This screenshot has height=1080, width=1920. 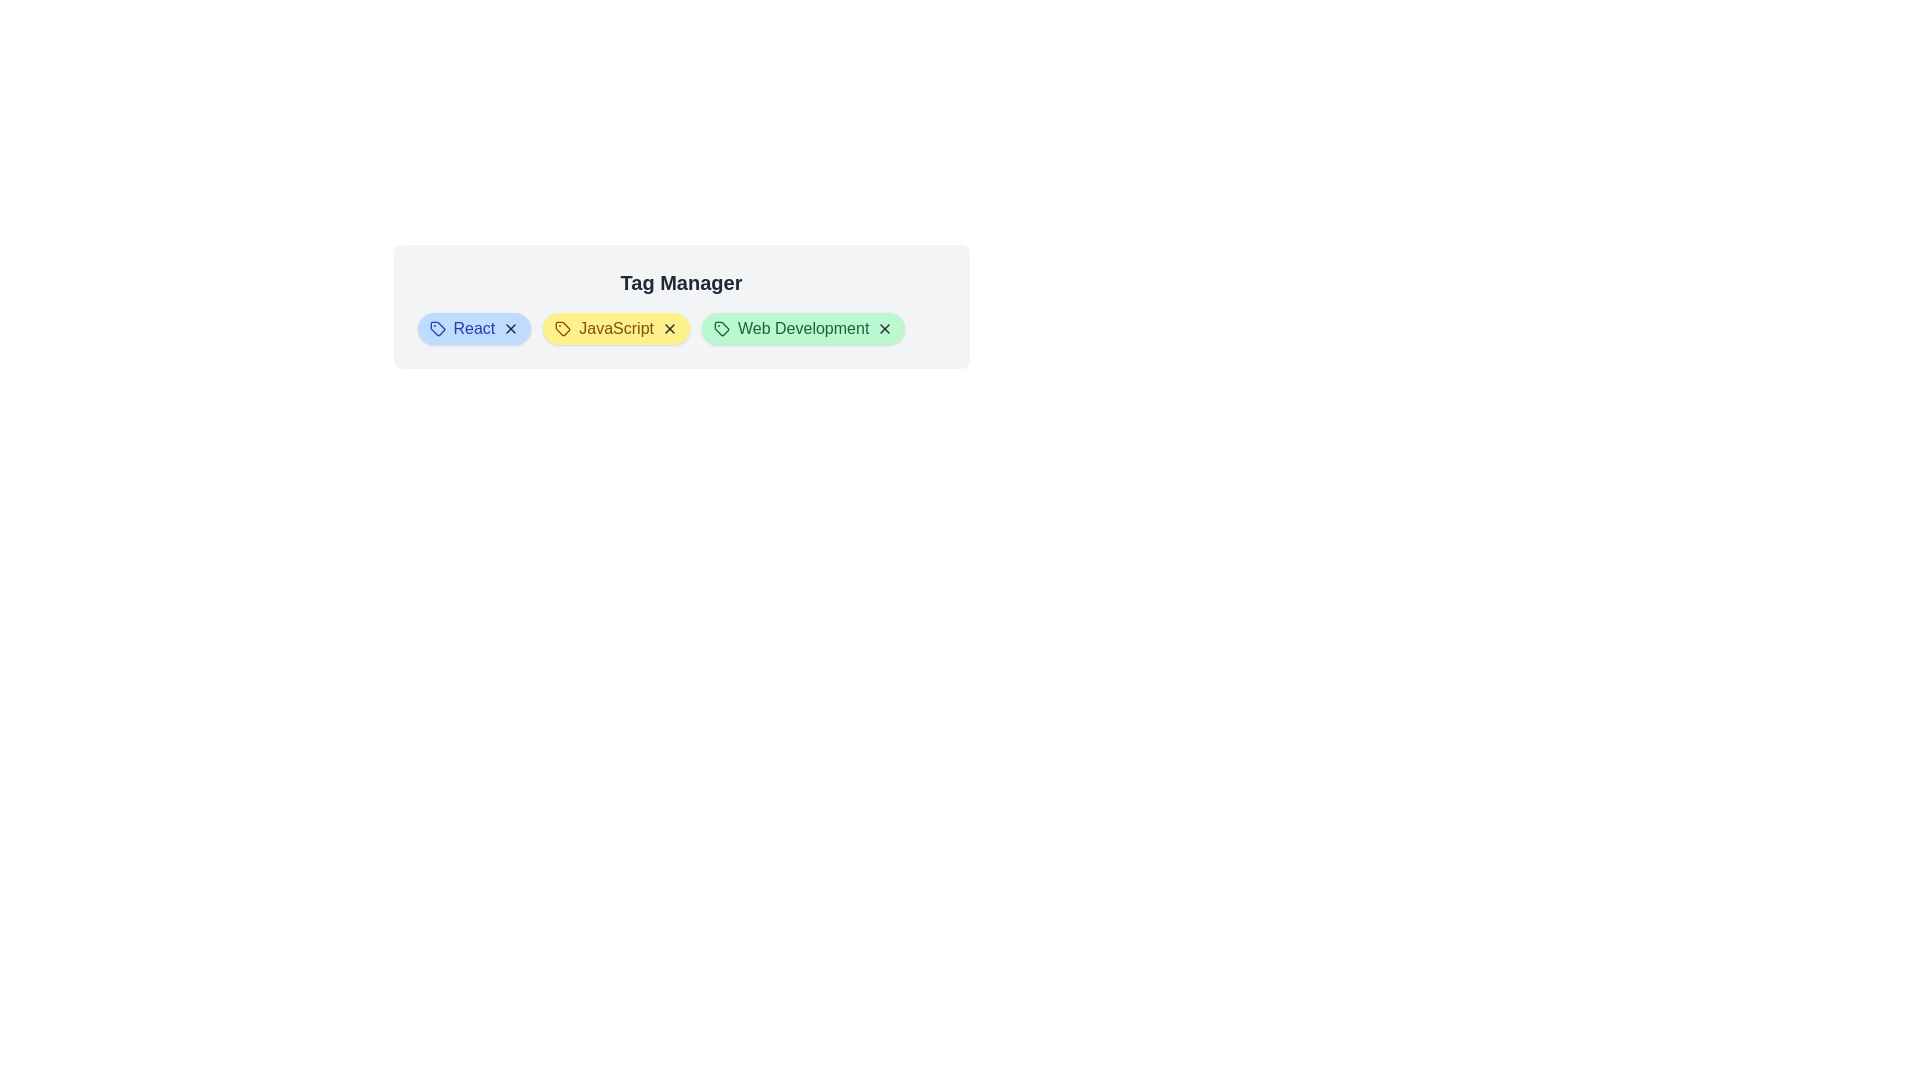 What do you see at coordinates (884, 327) in the screenshot?
I see `the close button of the tag labeled Web Development` at bounding box center [884, 327].